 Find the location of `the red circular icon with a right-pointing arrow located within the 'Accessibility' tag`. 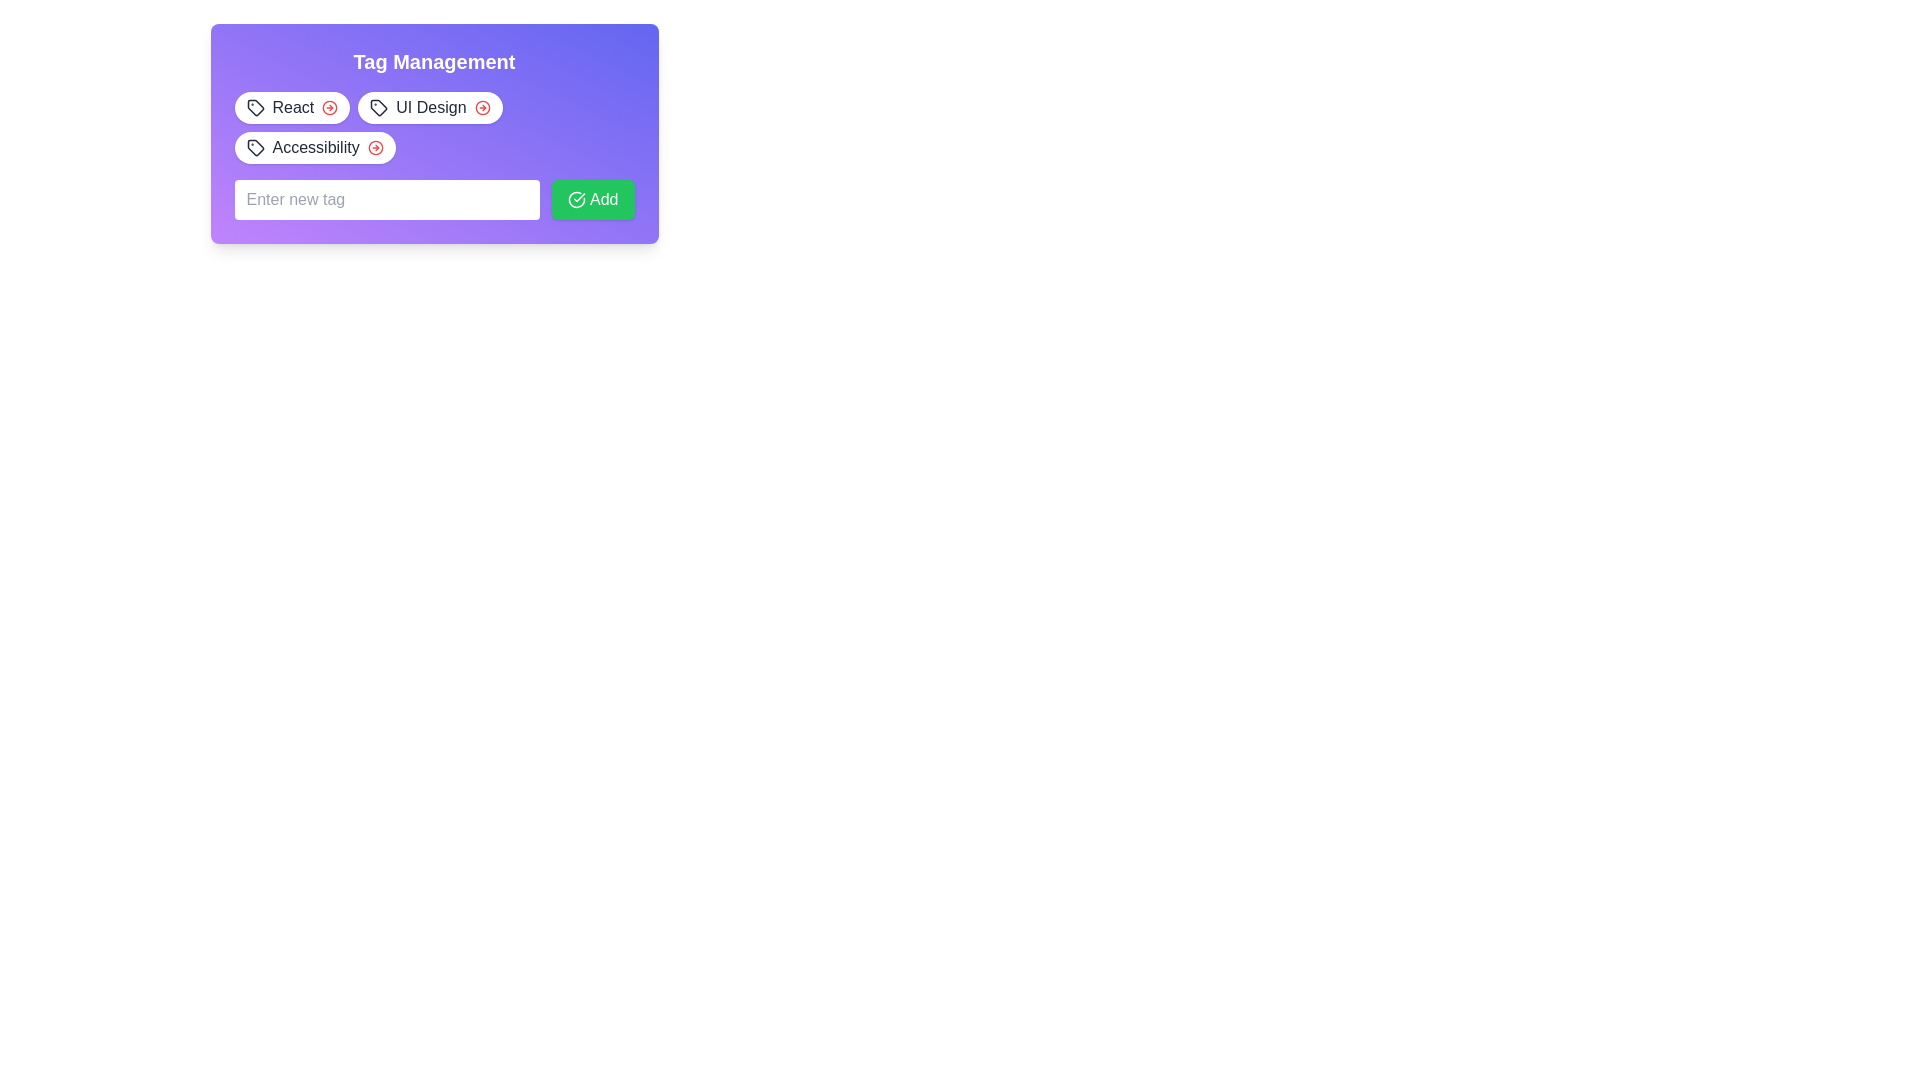

the red circular icon with a right-pointing arrow located within the 'Accessibility' tag is located at coordinates (375, 146).